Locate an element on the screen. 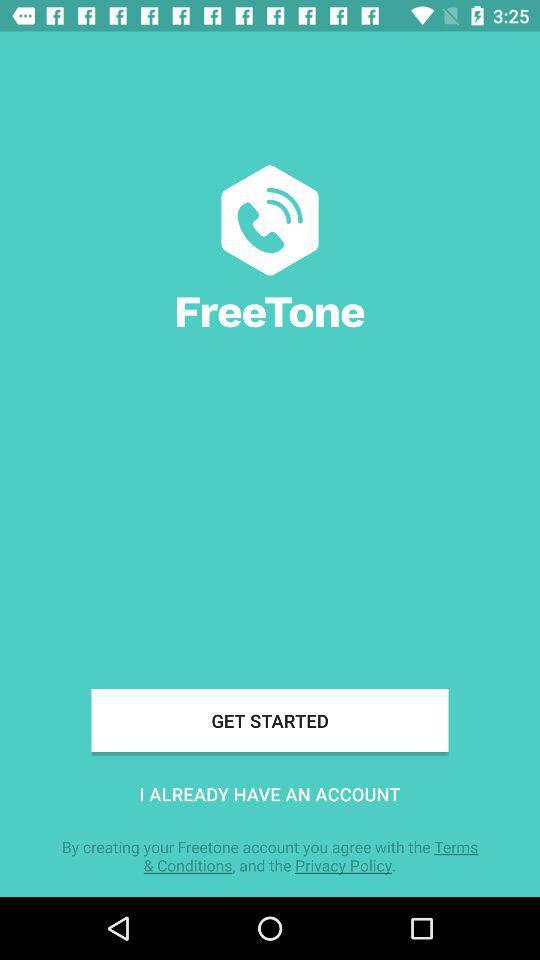 The width and height of the screenshot is (540, 960). the icon above by creating your icon is located at coordinates (270, 794).